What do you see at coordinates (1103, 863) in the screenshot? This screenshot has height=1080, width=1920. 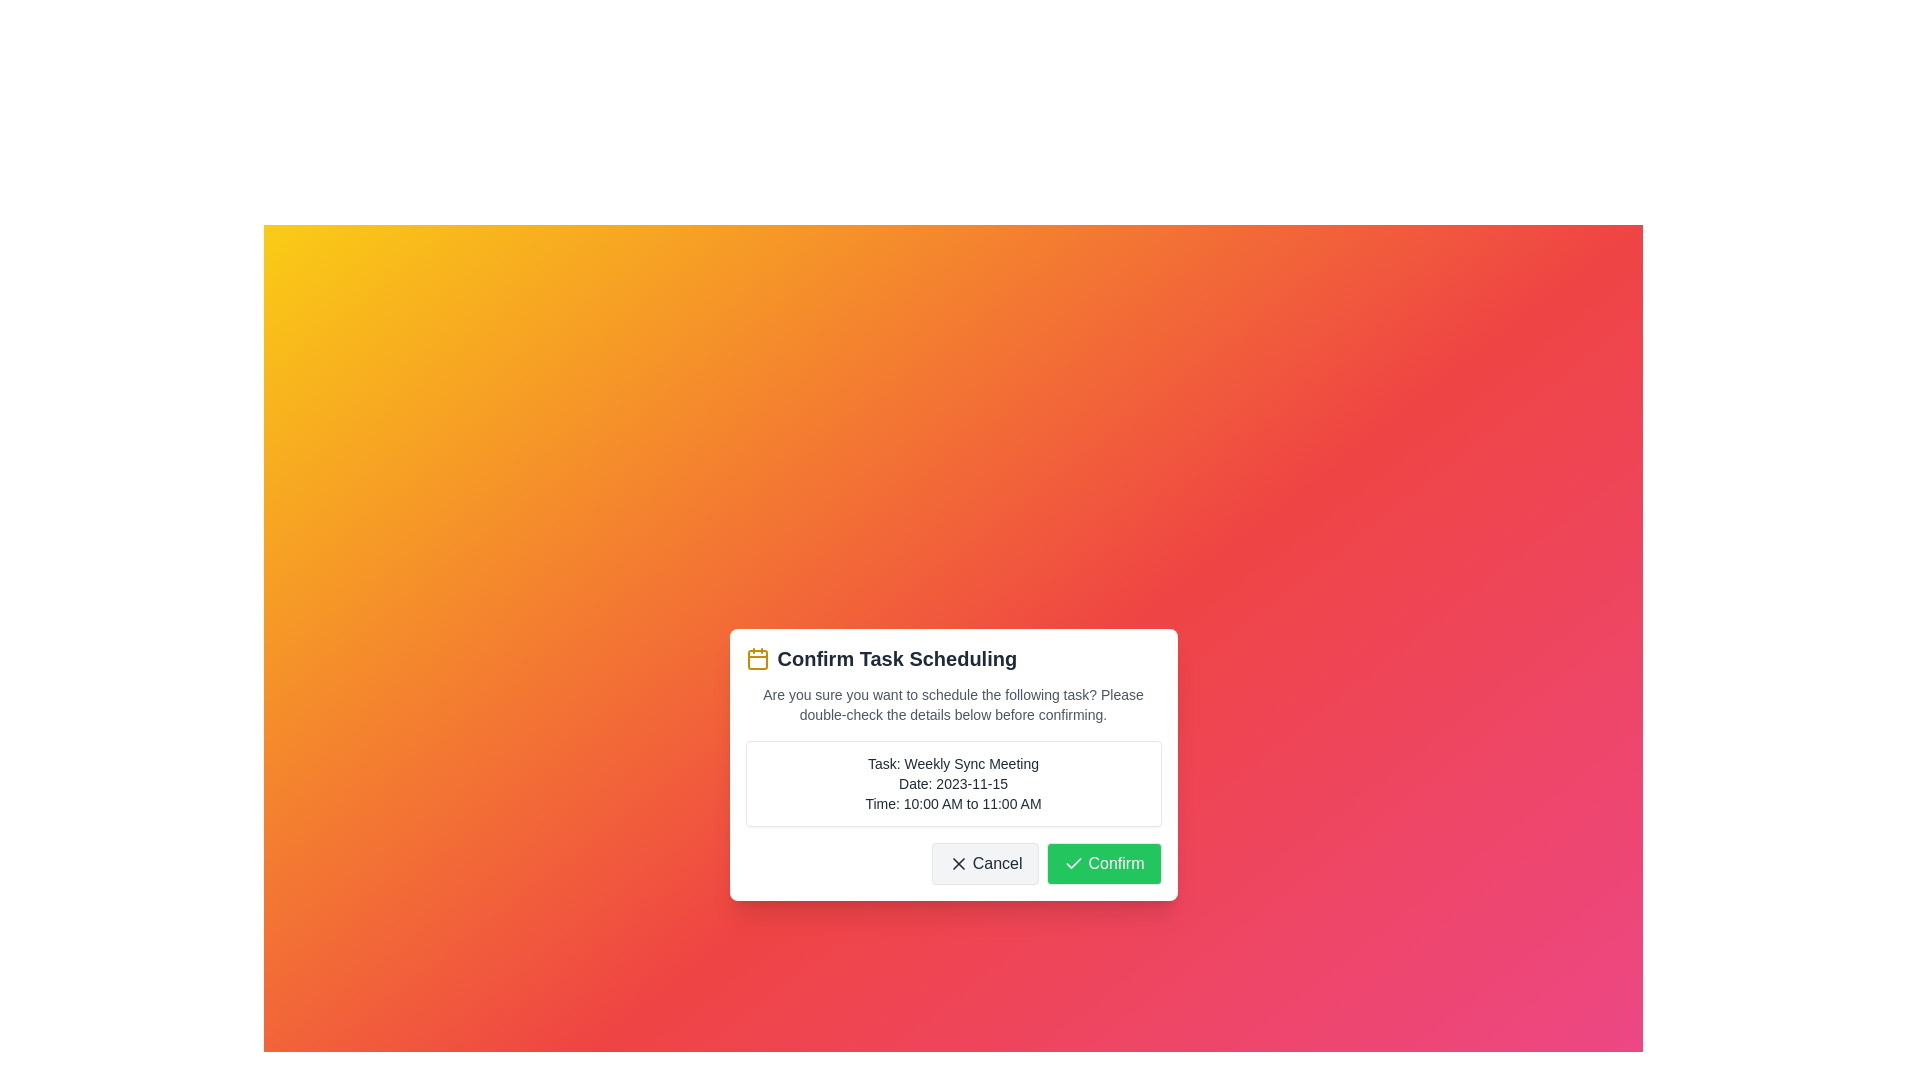 I see `the green 'Confirm' button with rounded corners and a white border, which is the second button in the dialog interface, to trigger the hover effect` at bounding box center [1103, 863].